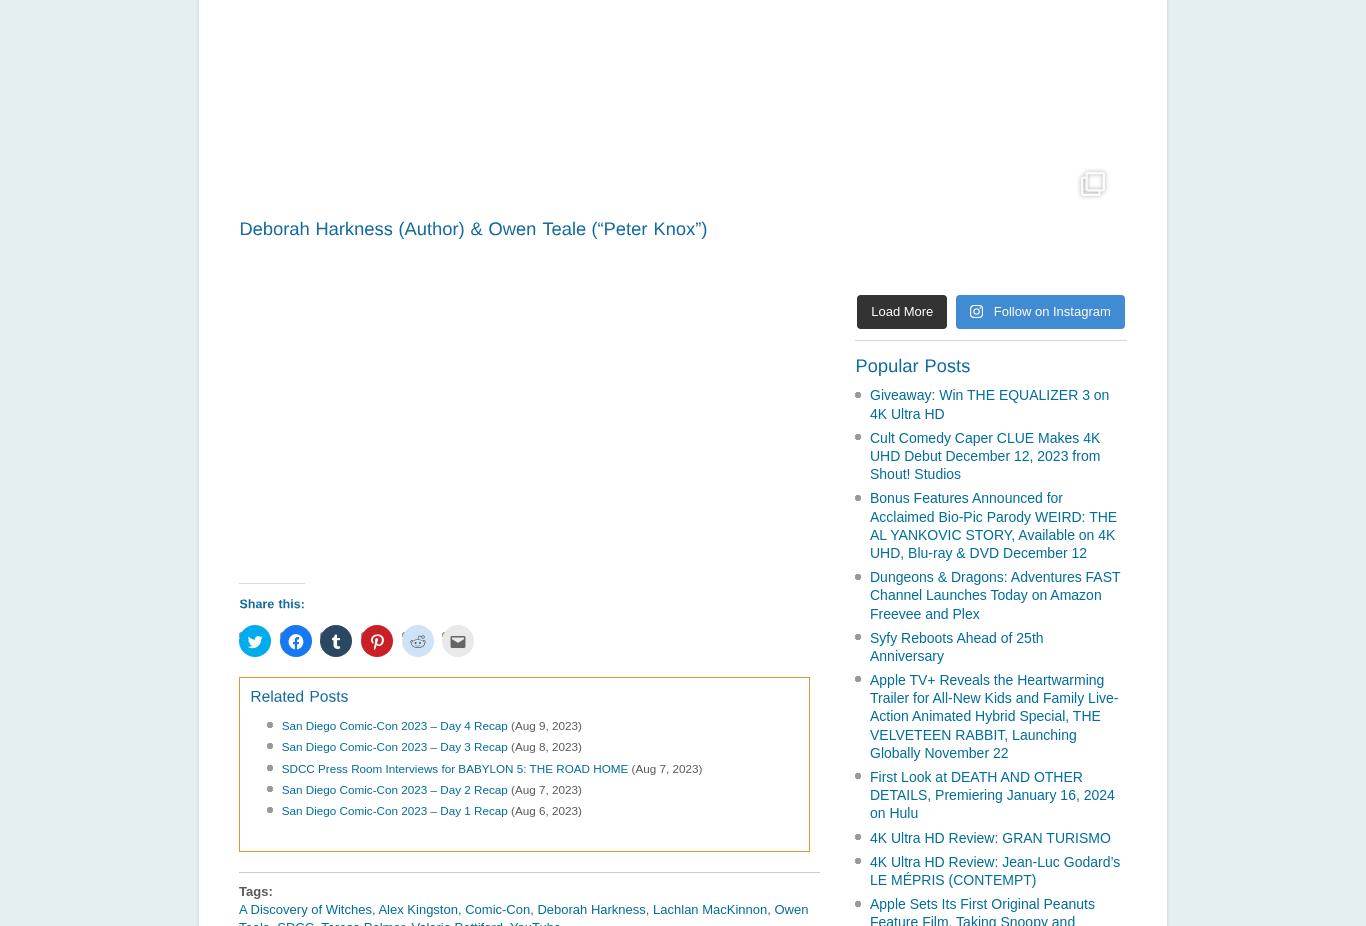 This screenshot has height=926, width=1366. Describe the element at coordinates (994, 869) in the screenshot. I see `'4K Ultra HD Review: Jean-Luc Godard’s LE MÉPRIS (CONTEMPT)'` at that location.